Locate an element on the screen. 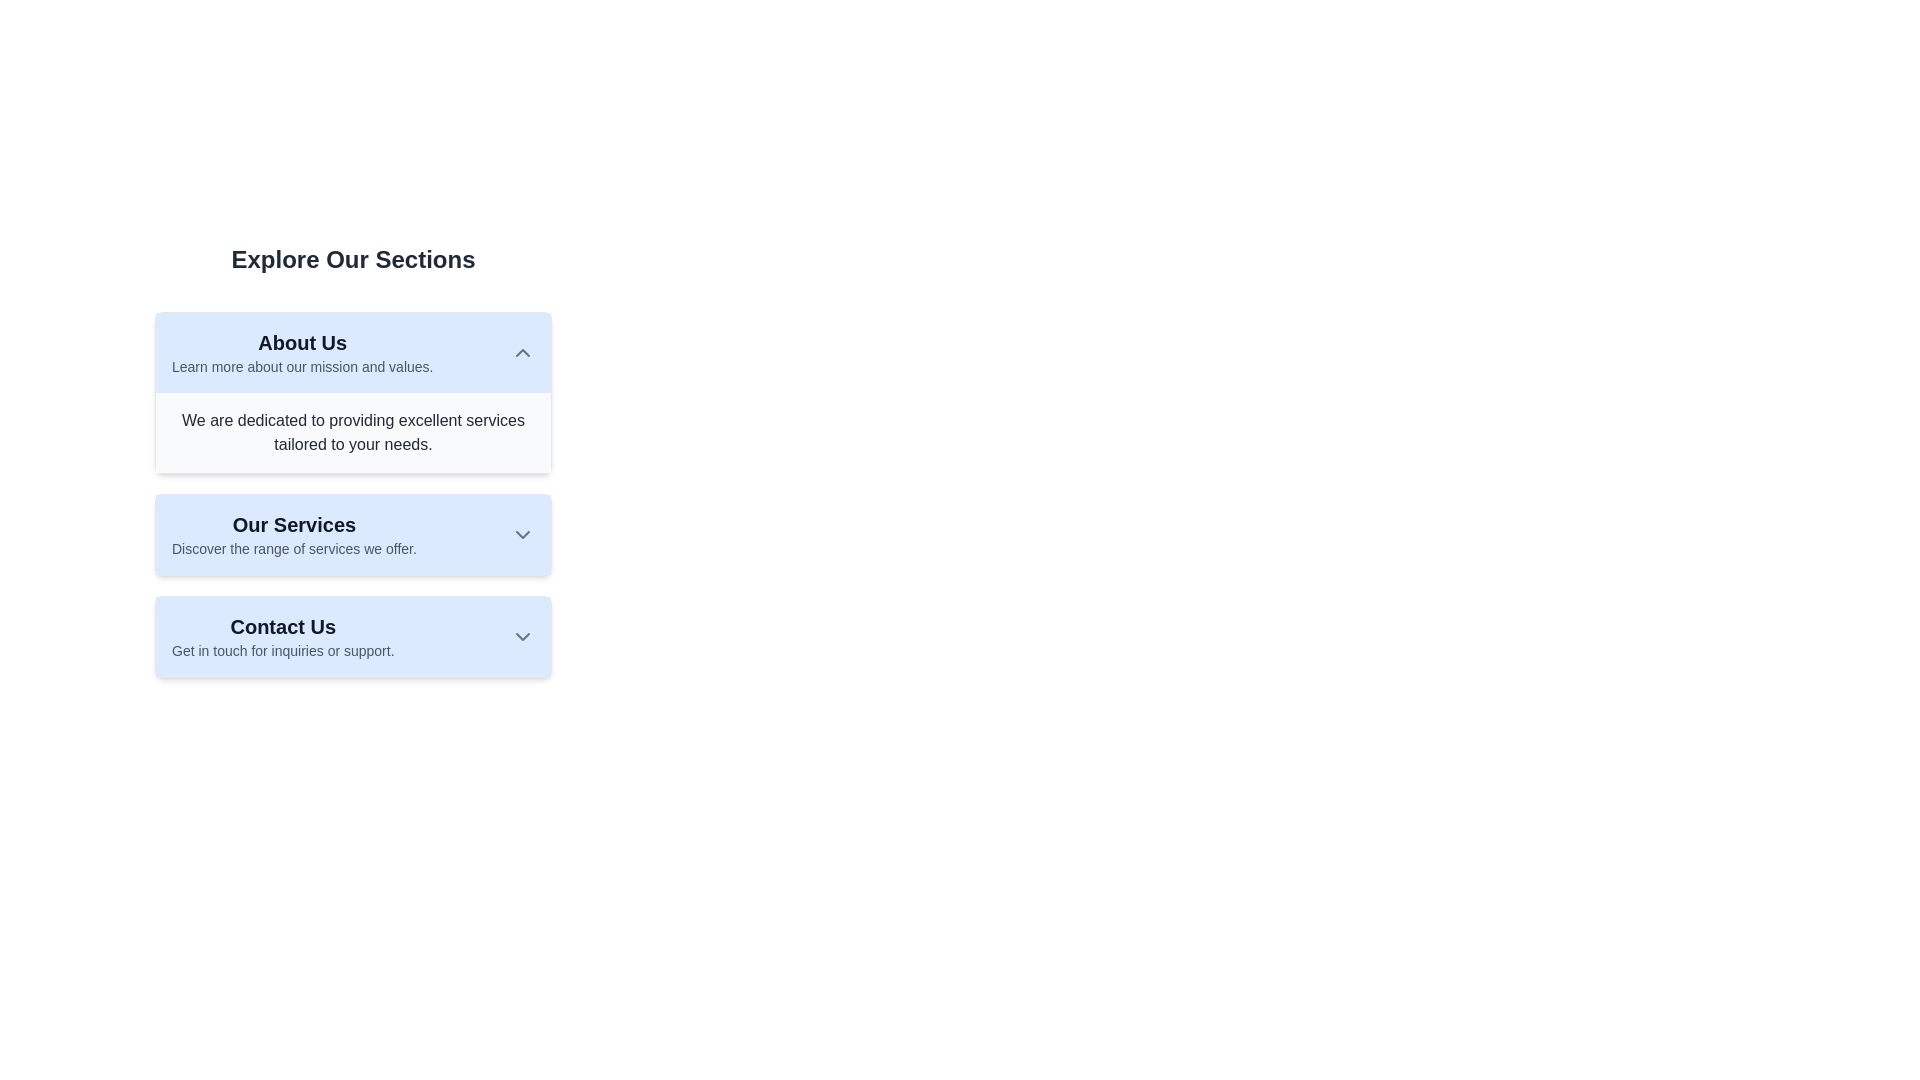 The image size is (1920, 1080). the descriptive text block stating: 'We are dedicated to providing excellent services tailored to your needs.' located below the blue title bar 'About Us' in the first section of the expandable card is located at coordinates (353, 452).